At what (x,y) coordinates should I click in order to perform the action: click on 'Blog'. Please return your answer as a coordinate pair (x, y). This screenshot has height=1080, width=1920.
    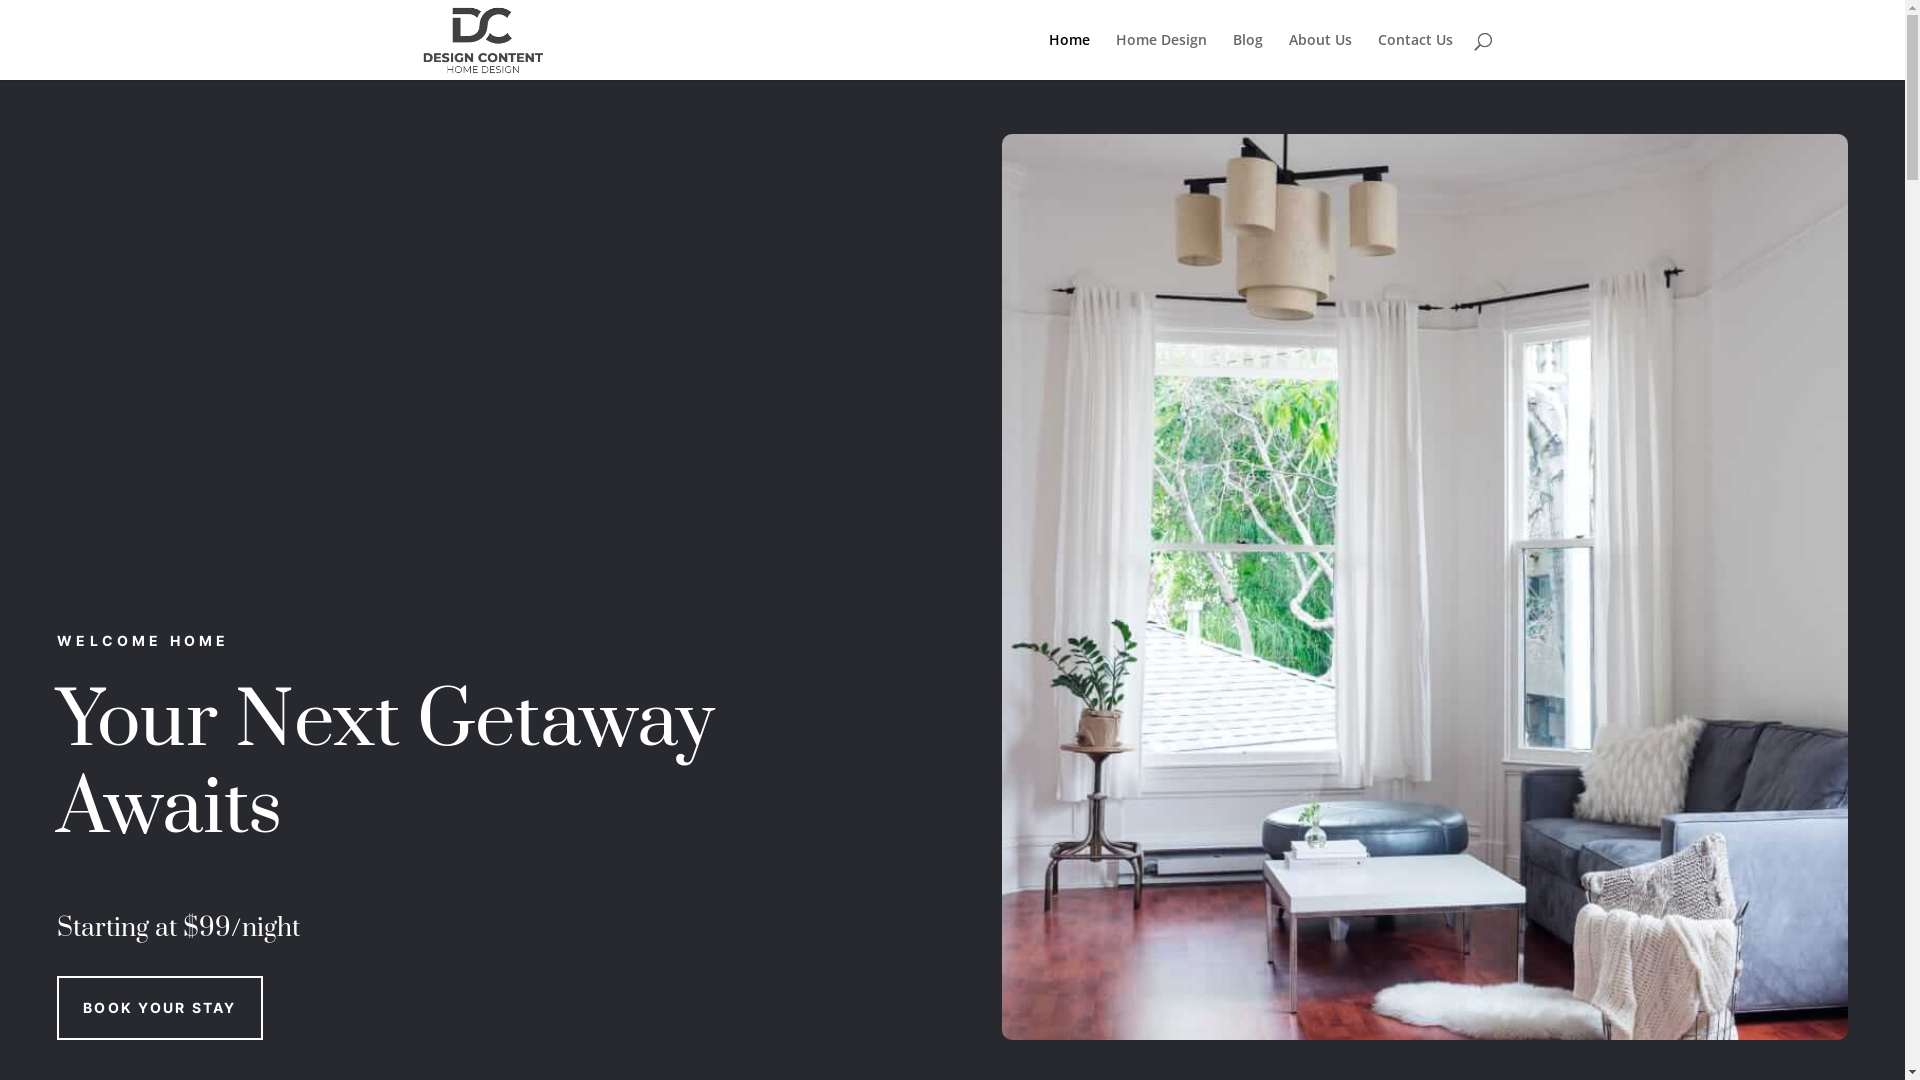
    Looking at the image, I should click on (1246, 55).